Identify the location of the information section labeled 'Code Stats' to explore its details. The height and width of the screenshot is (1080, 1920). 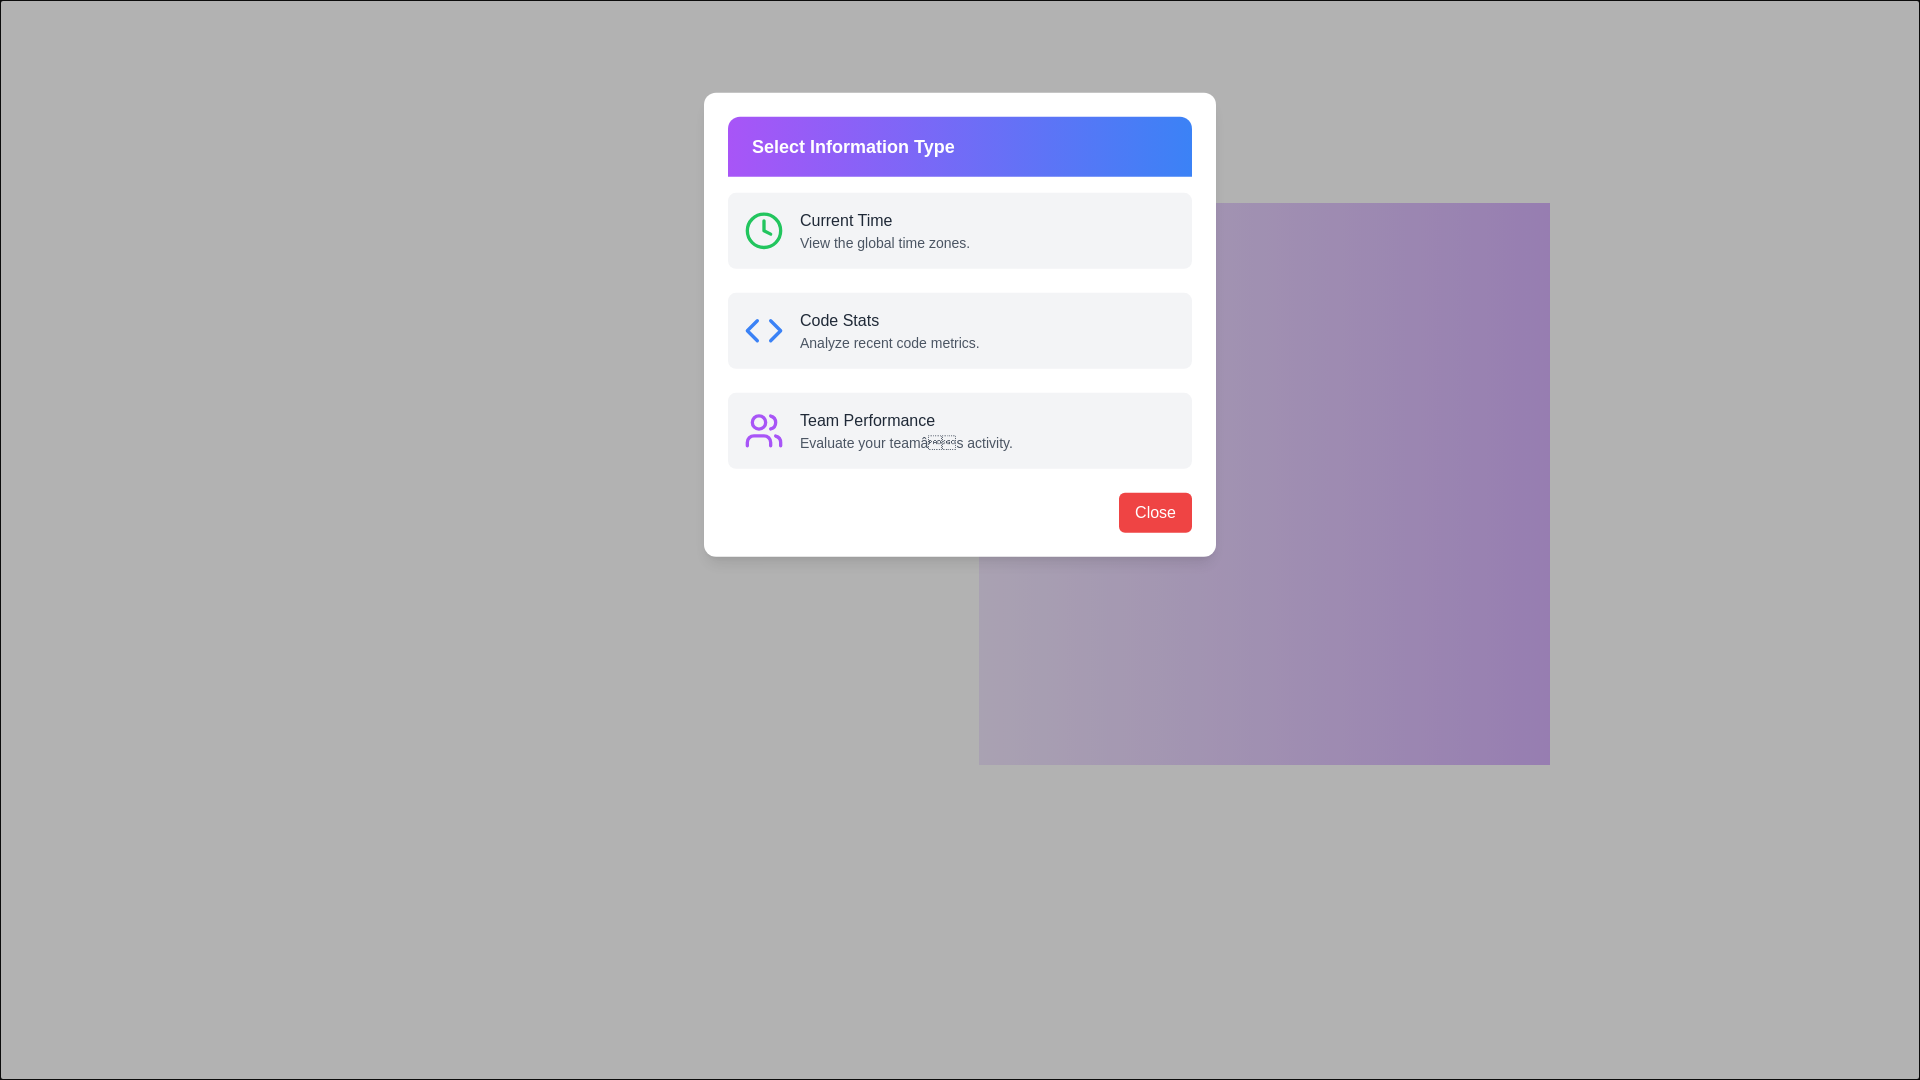
(999, 300).